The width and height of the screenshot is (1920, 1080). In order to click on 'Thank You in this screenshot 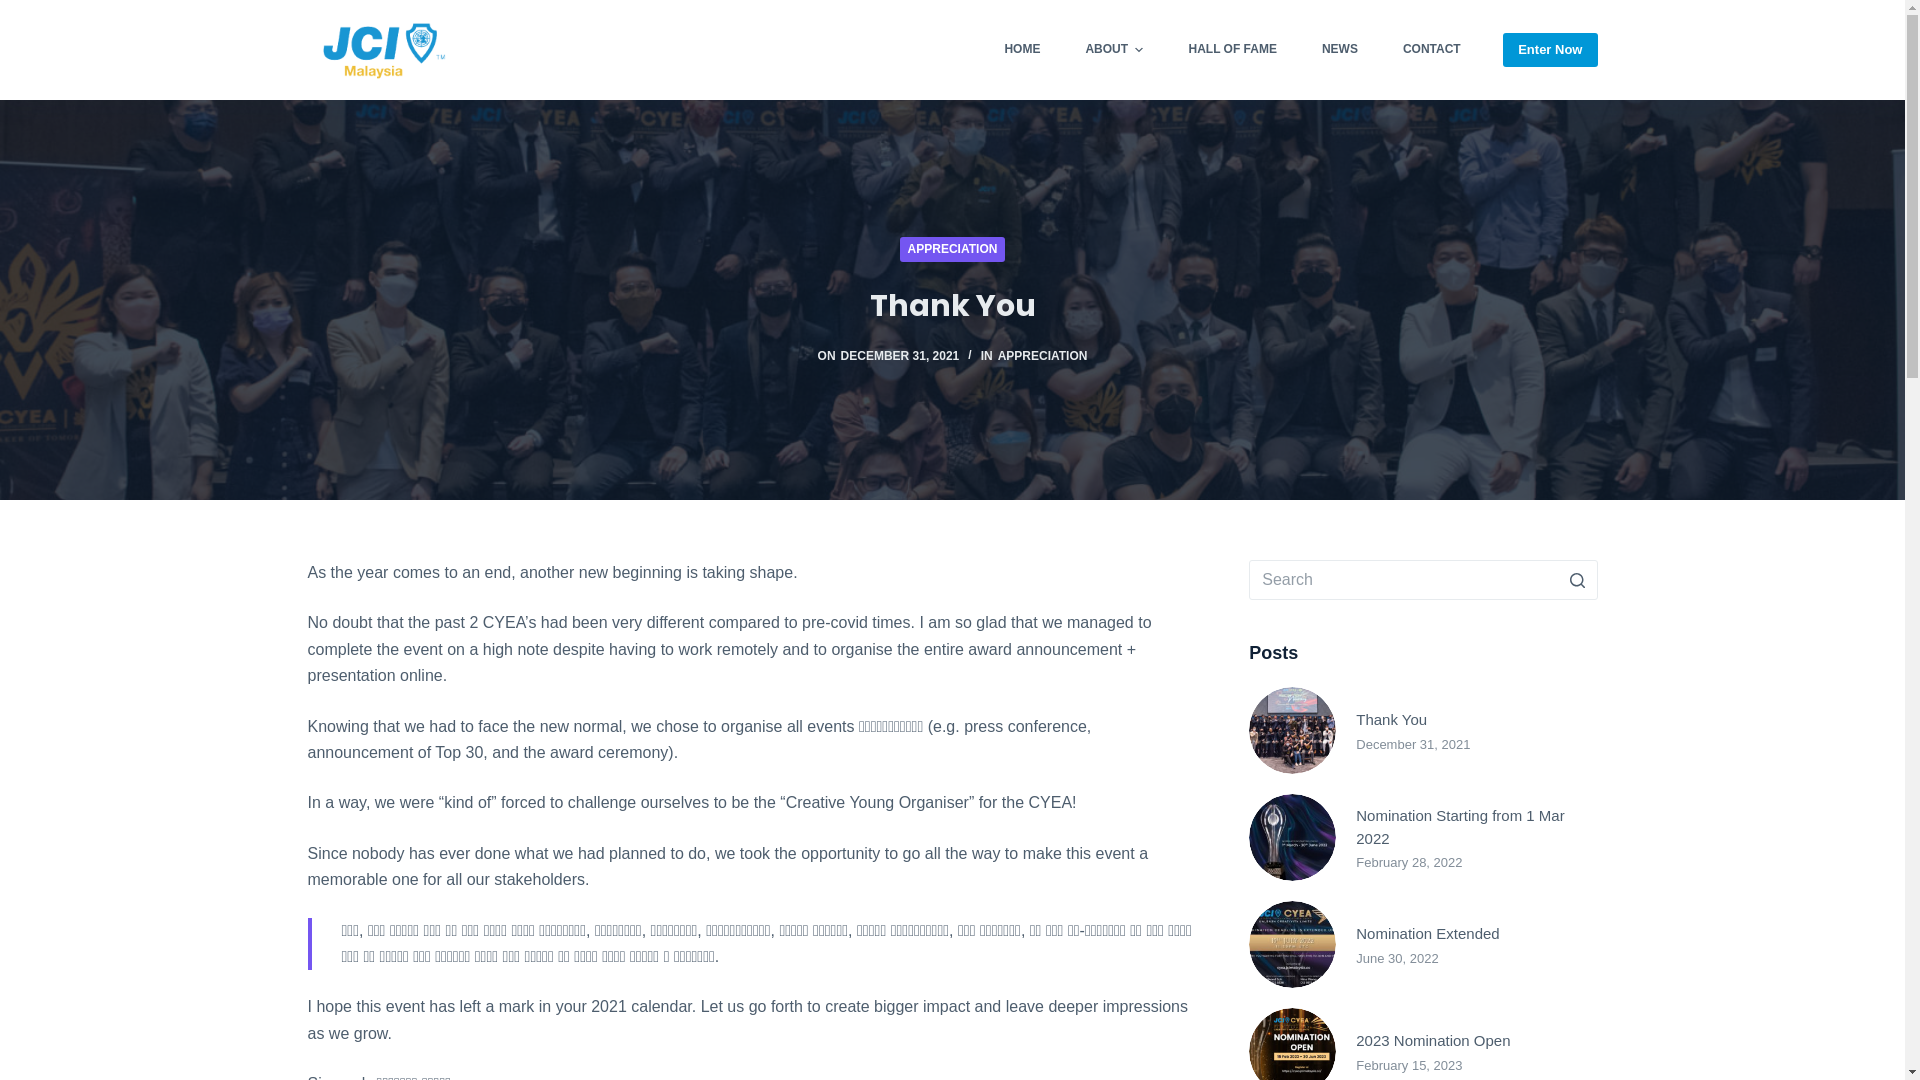, I will do `click(1421, 730)`.